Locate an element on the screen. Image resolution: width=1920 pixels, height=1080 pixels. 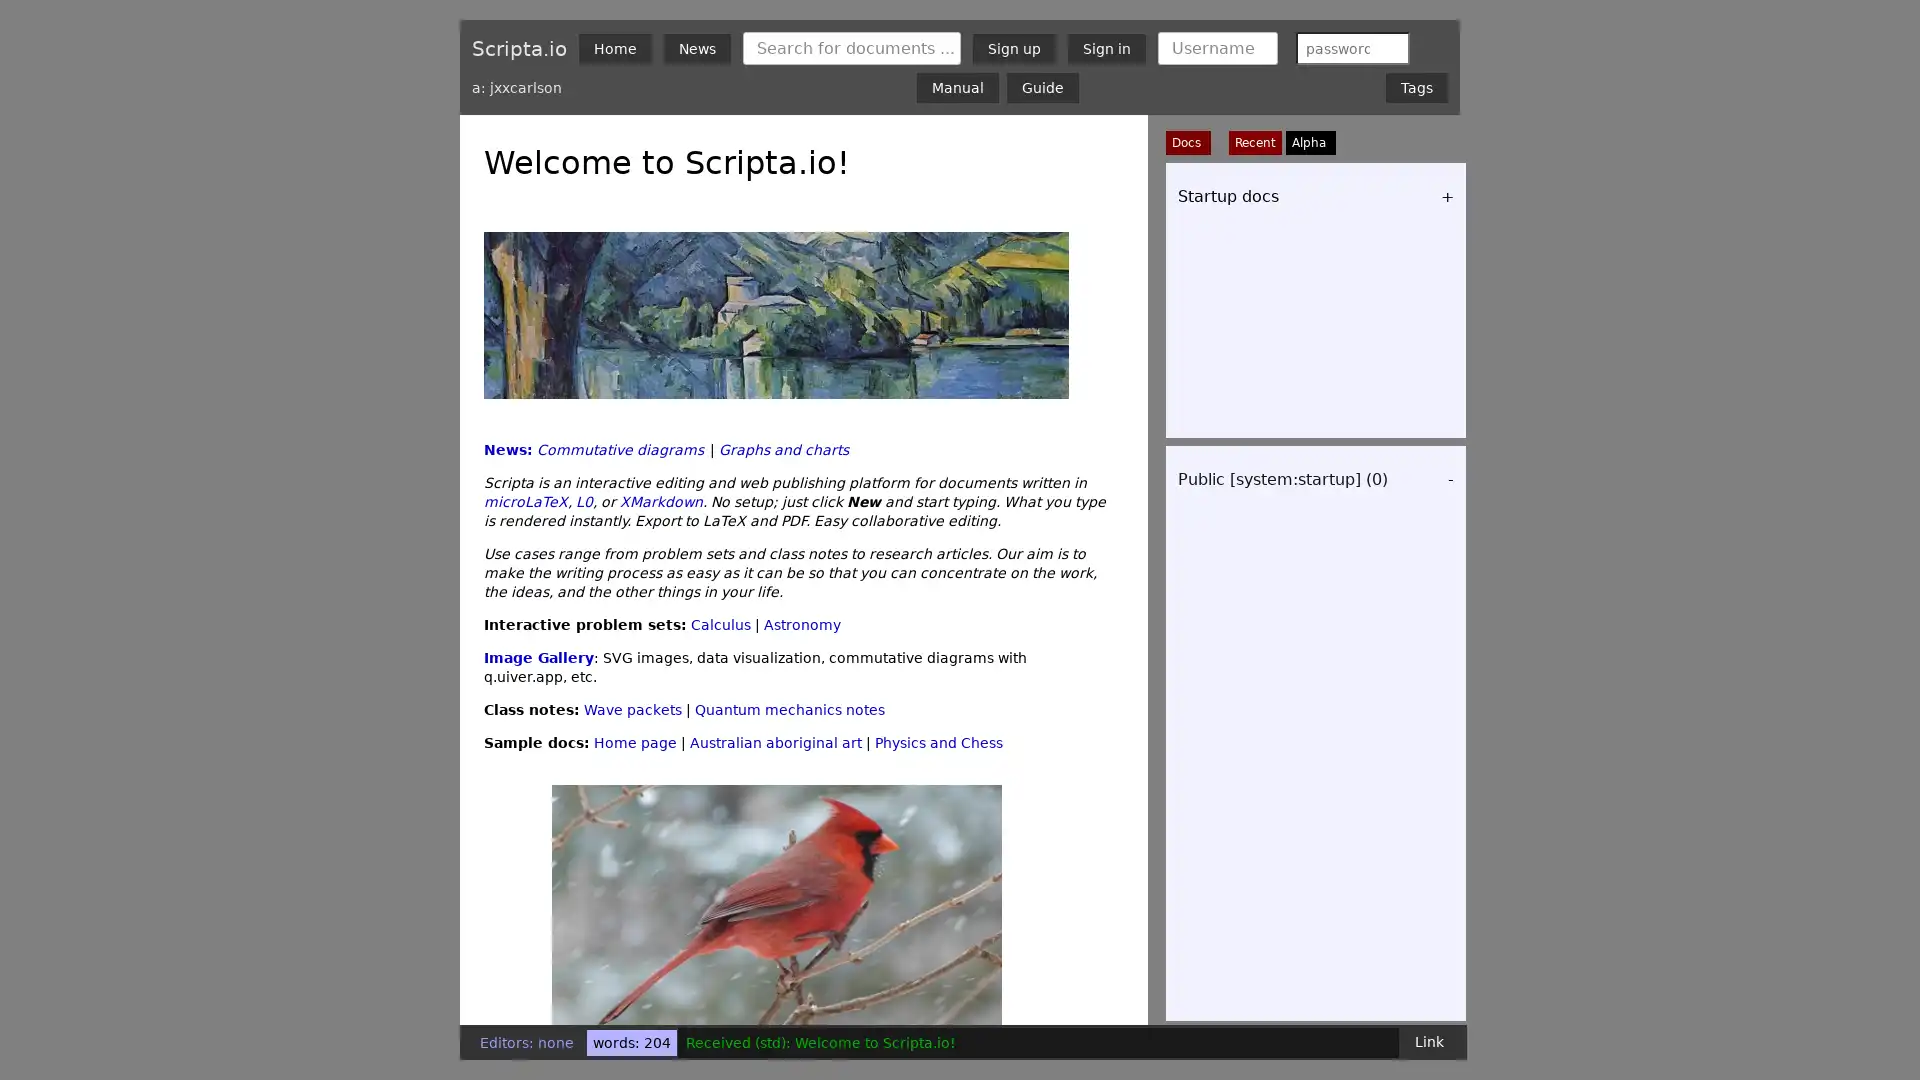
Image Gallery is located at coordinates (538, 658).